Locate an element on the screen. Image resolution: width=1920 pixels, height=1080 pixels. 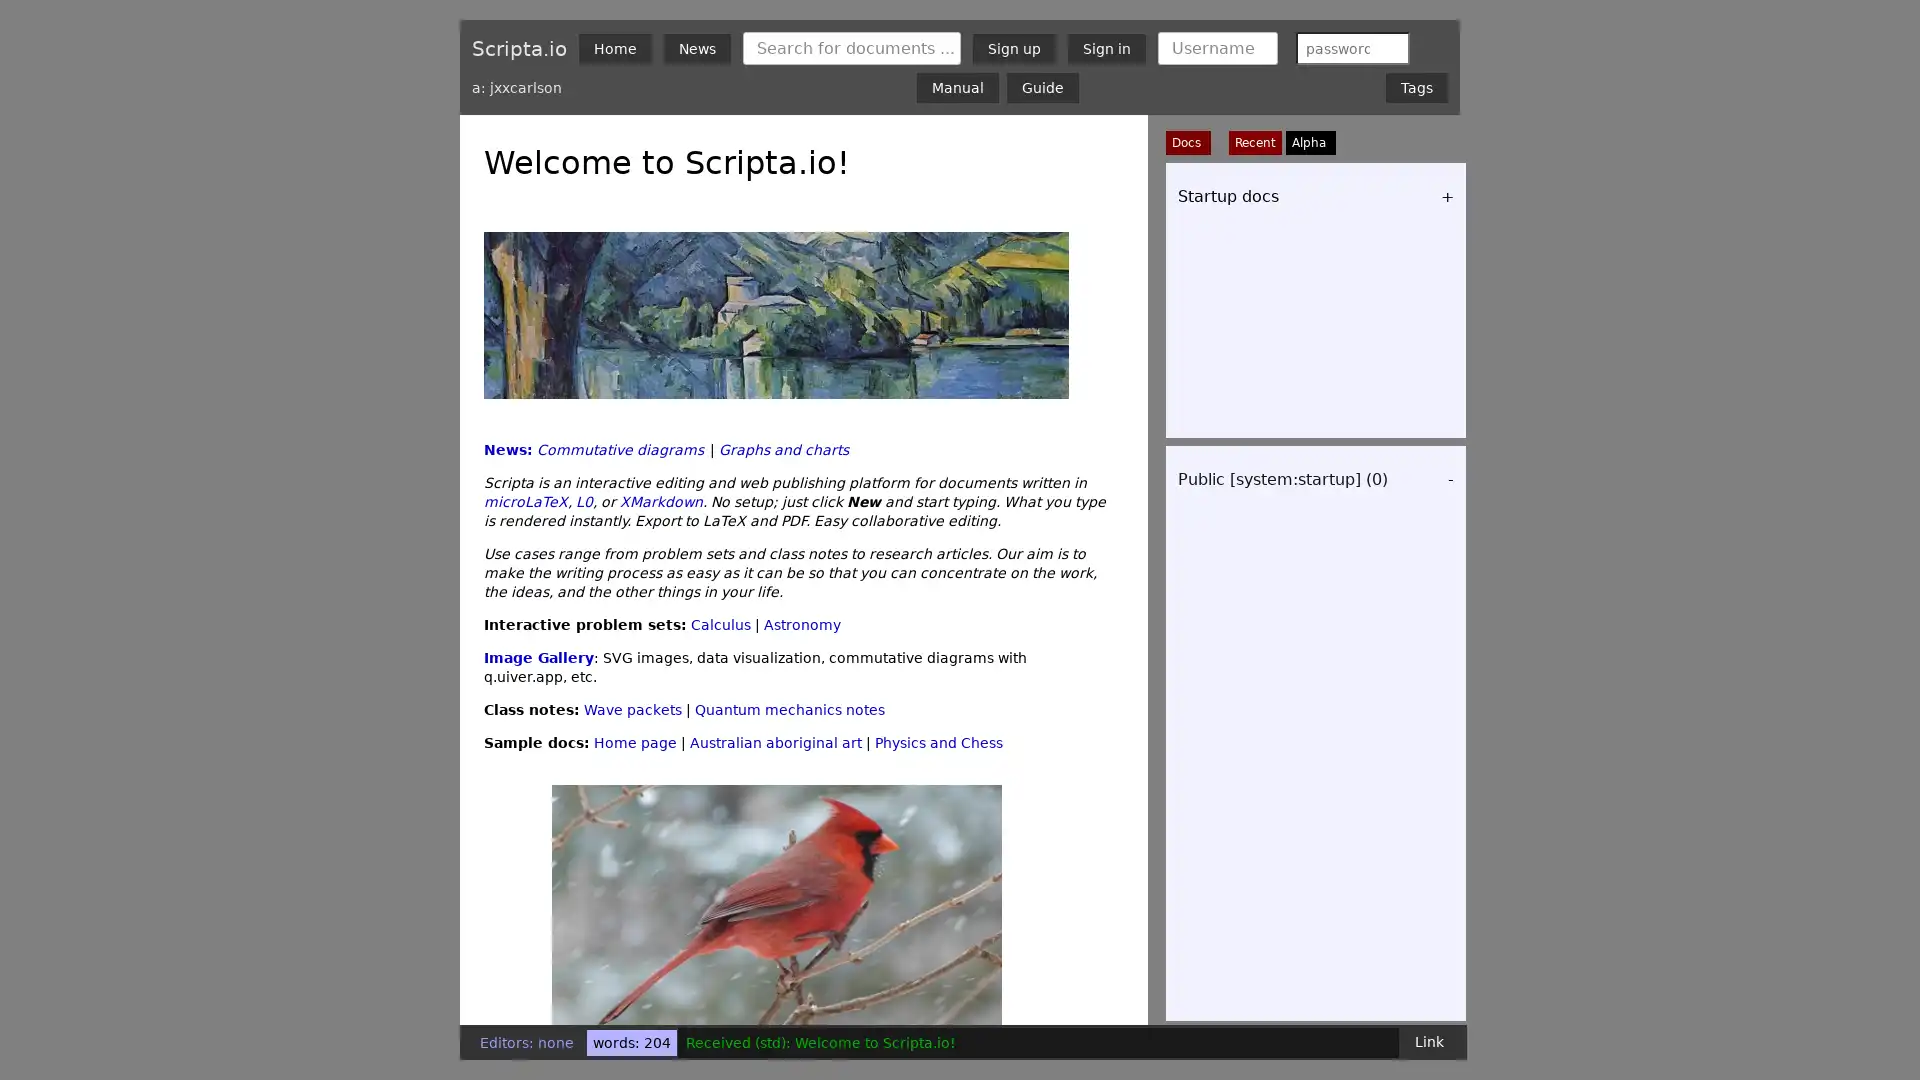
Image Gallery is located at coordinates (538, 658).